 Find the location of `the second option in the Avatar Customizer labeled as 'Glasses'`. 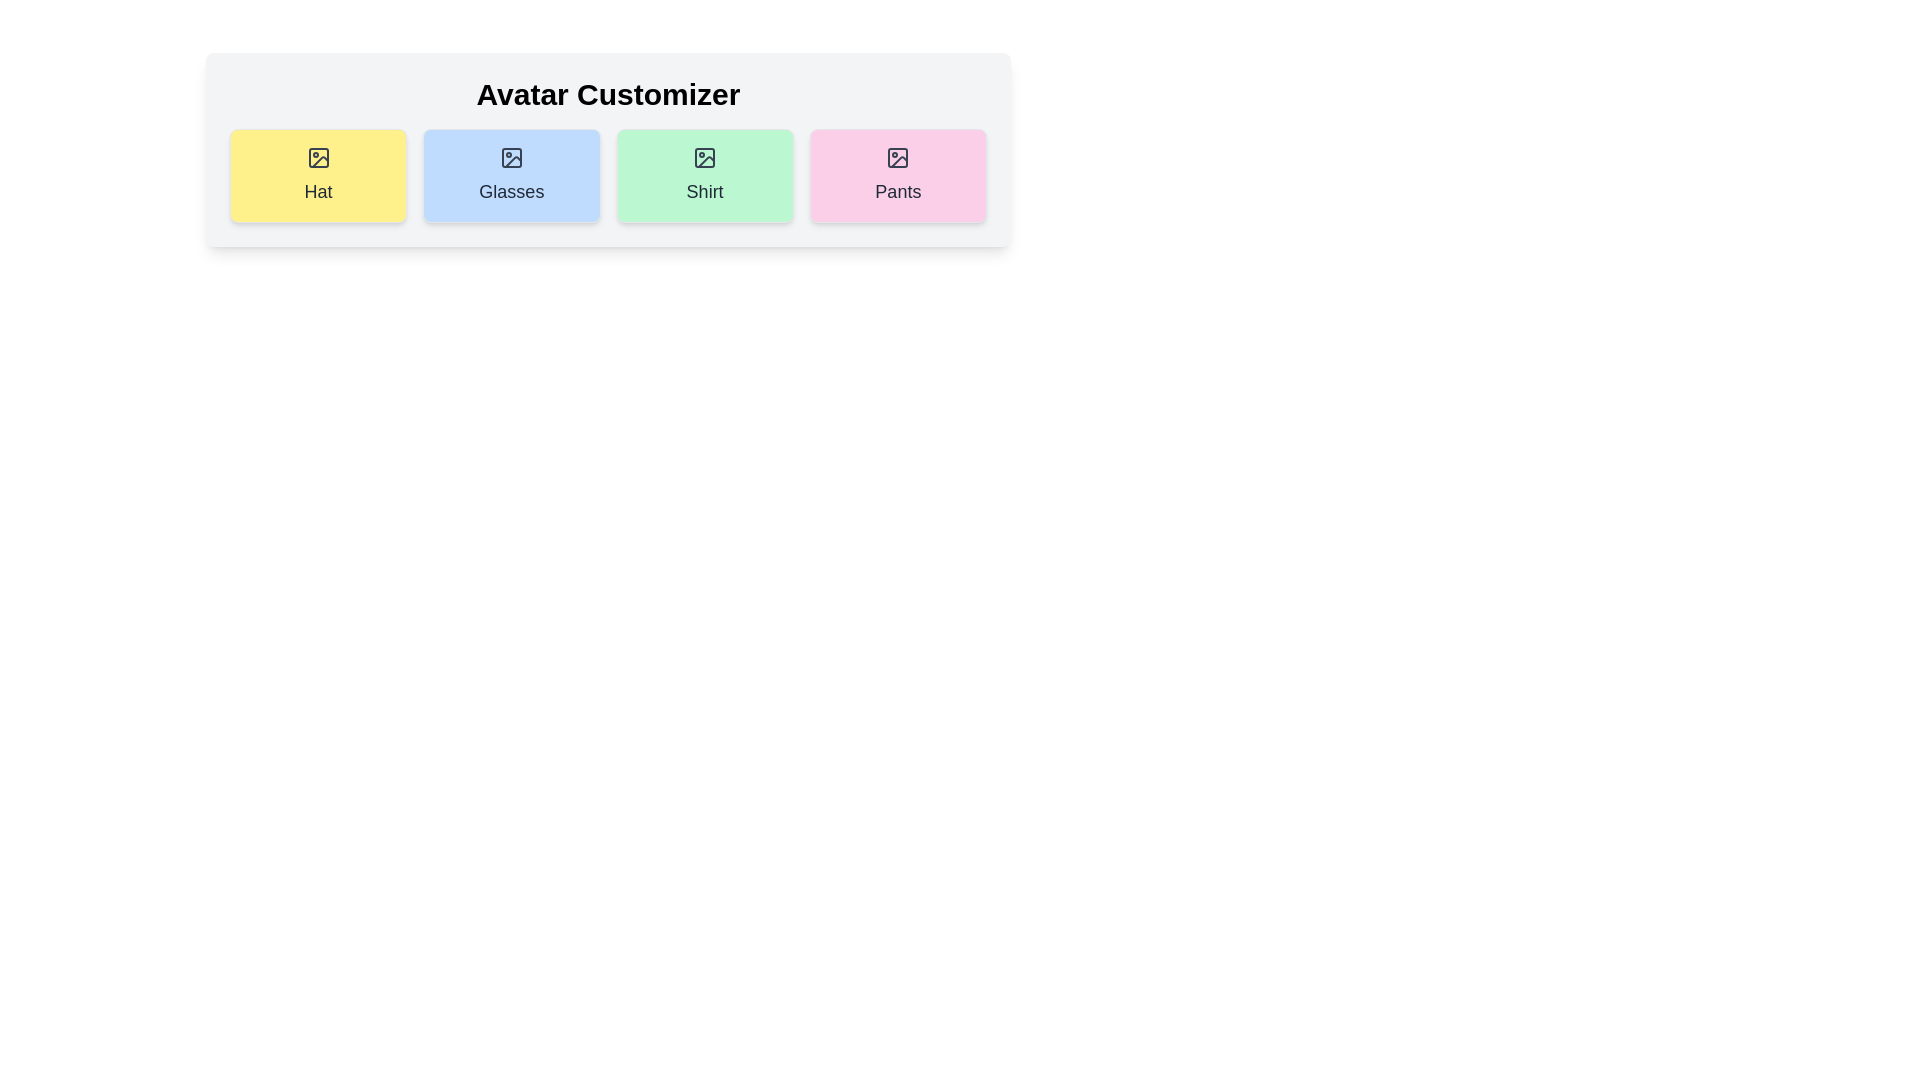

the second option in the Avatar Customizer labeled as 'Glasses' is located at coordinates (511, 175).